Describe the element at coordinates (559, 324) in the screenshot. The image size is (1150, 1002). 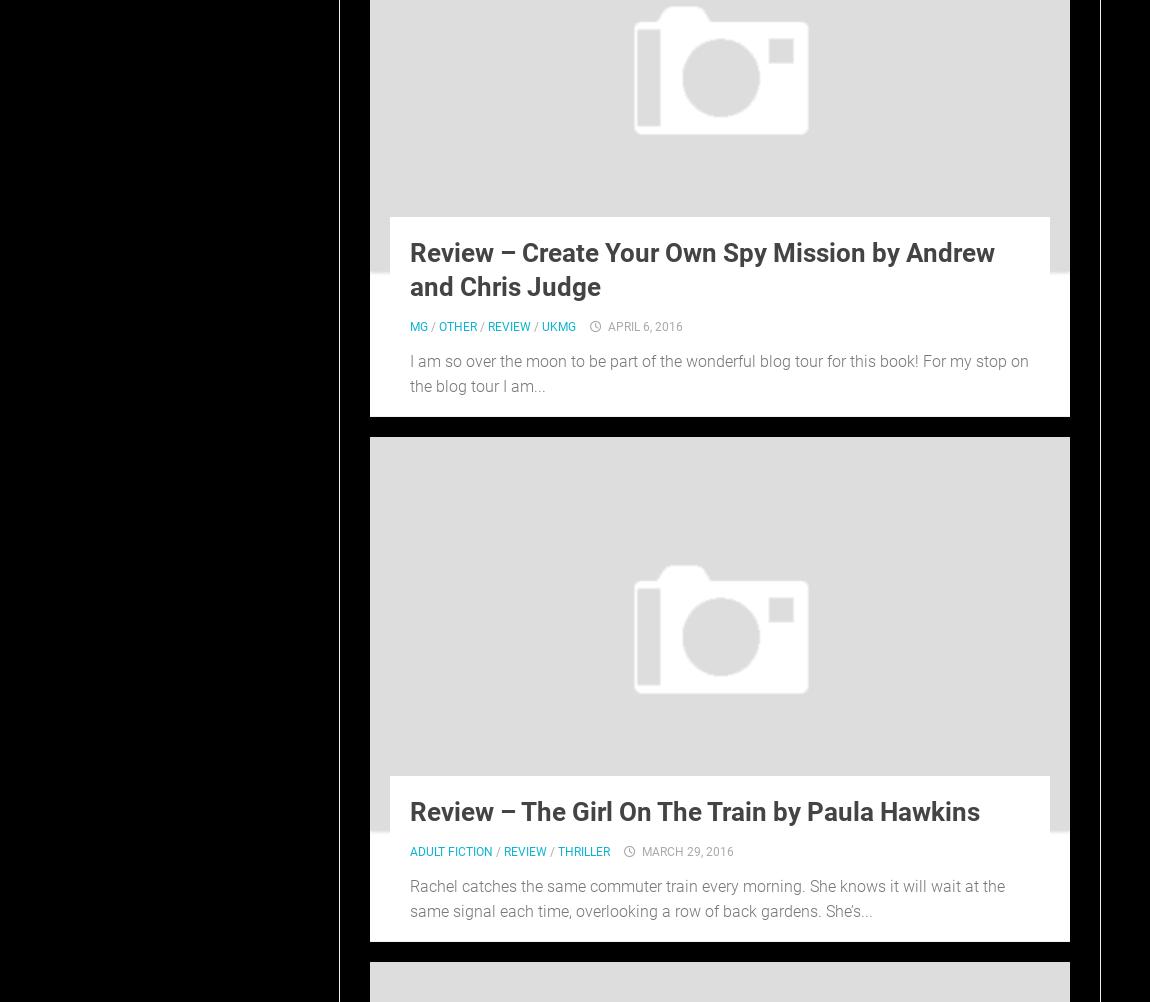
I see `'UKMG'` at that location.